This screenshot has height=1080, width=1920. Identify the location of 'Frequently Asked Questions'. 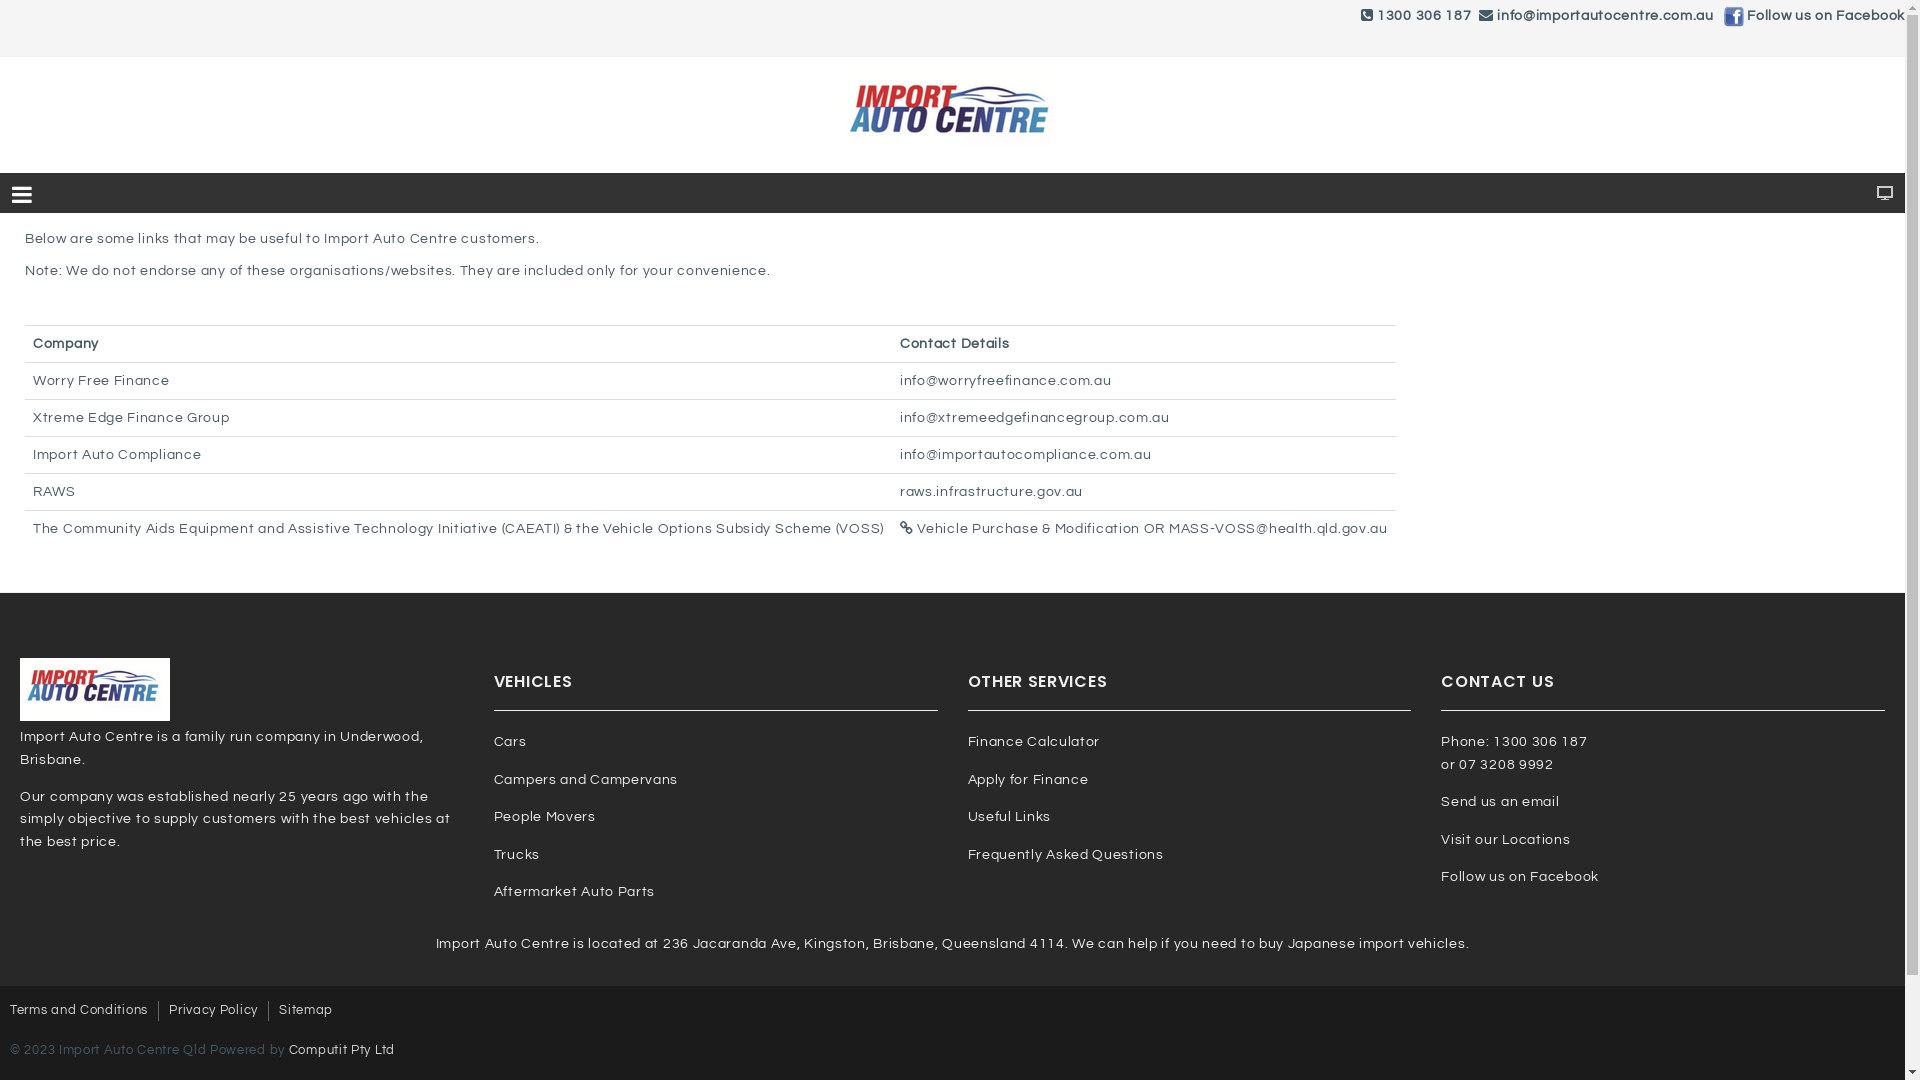
(1064, 855).